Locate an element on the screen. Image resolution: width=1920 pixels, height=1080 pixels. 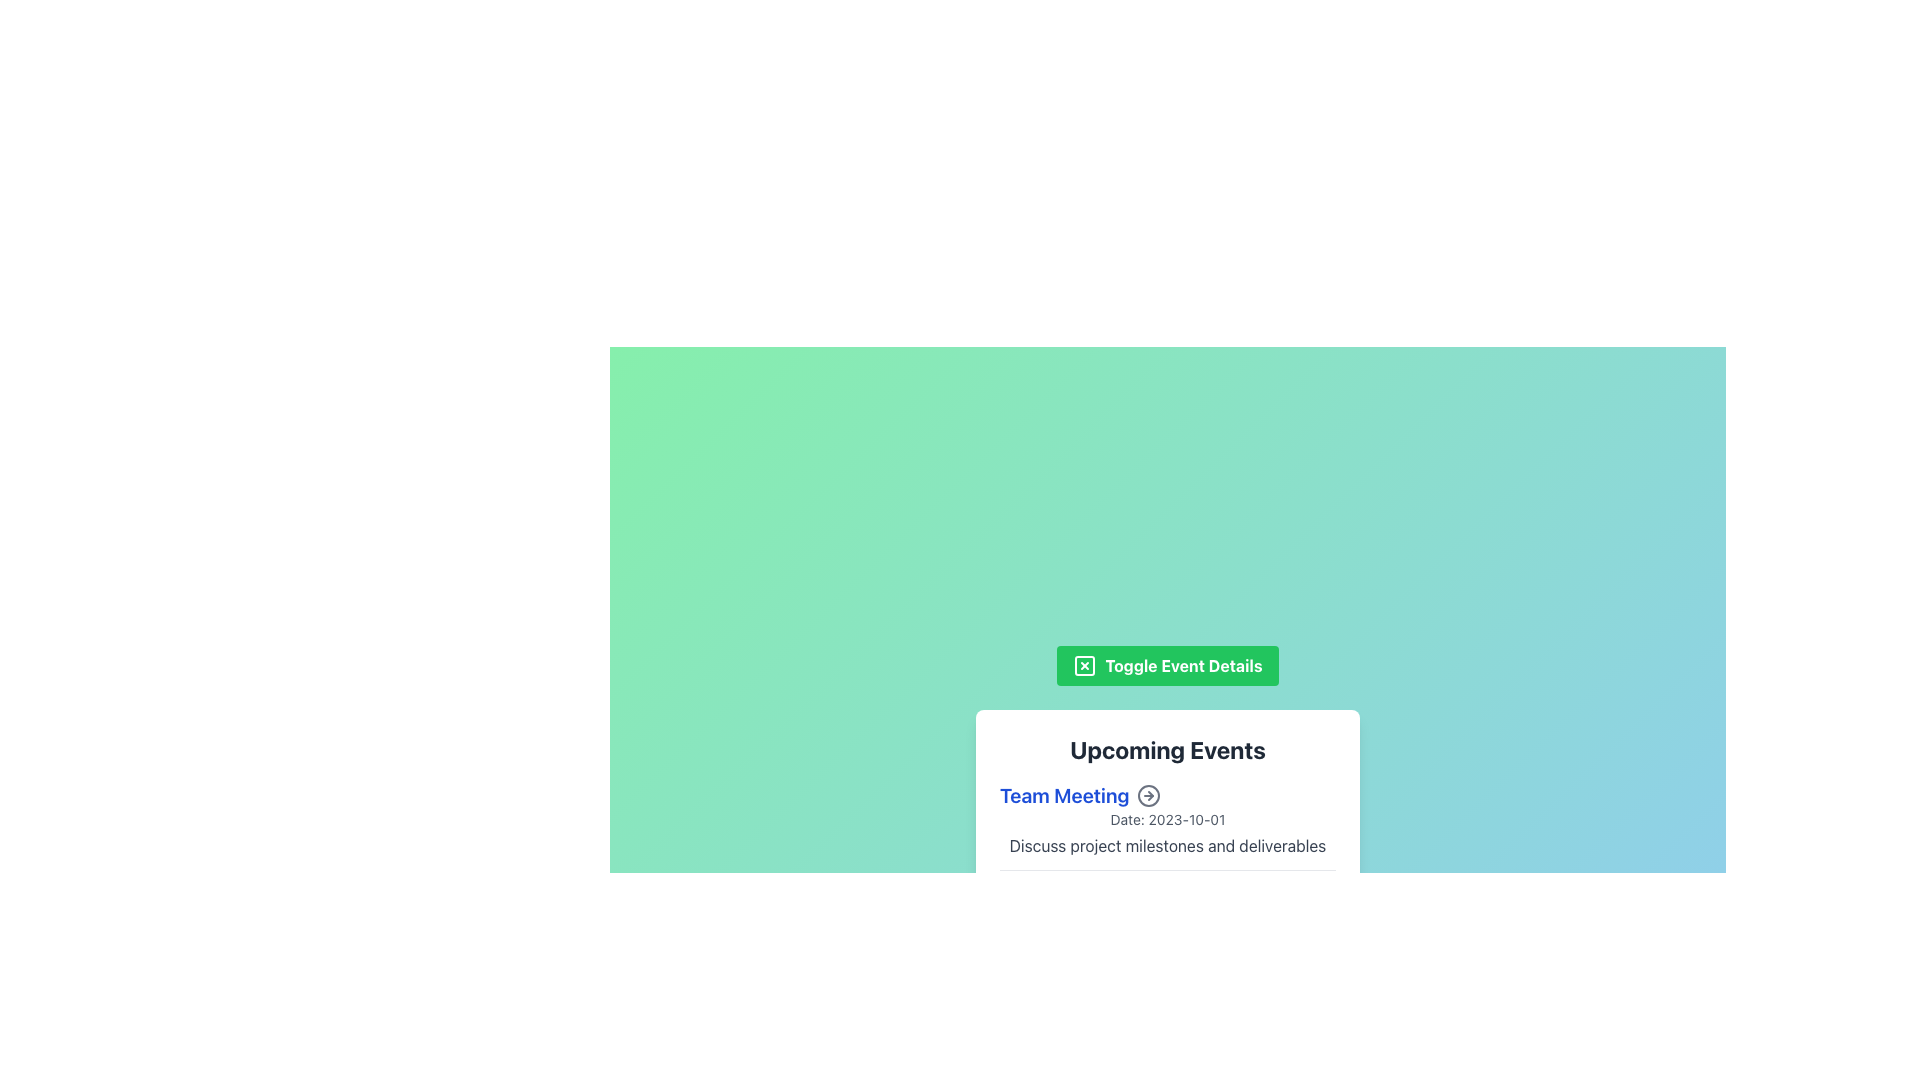
the 'Team Meeting' event description block, which features bold blue text and includes the date '2023-10-01' and a description about project milestones is located at coordinates (1167, 825).